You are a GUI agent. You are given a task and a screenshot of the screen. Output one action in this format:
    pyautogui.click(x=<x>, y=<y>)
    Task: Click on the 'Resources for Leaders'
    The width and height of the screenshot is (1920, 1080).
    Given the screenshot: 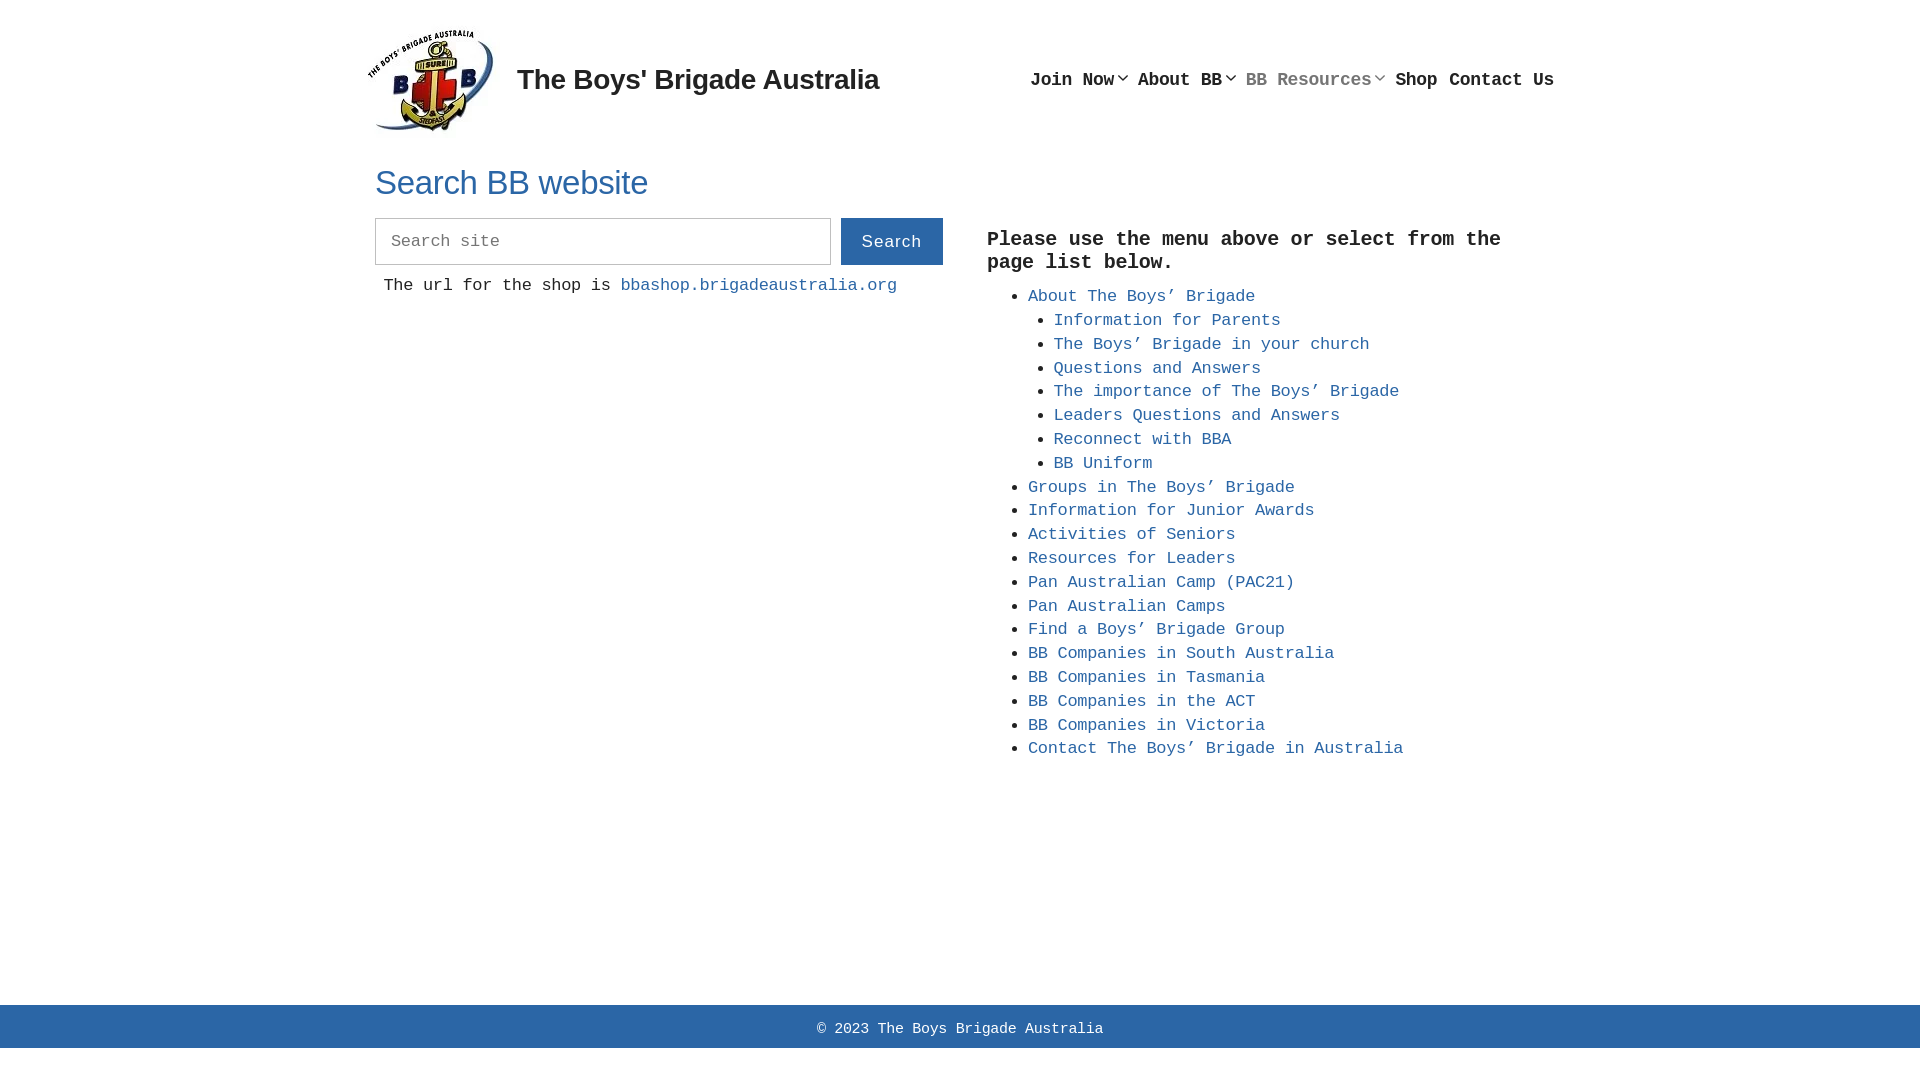 What is the action you would take?
    pyautogui.click(x=1131, y=558)
    